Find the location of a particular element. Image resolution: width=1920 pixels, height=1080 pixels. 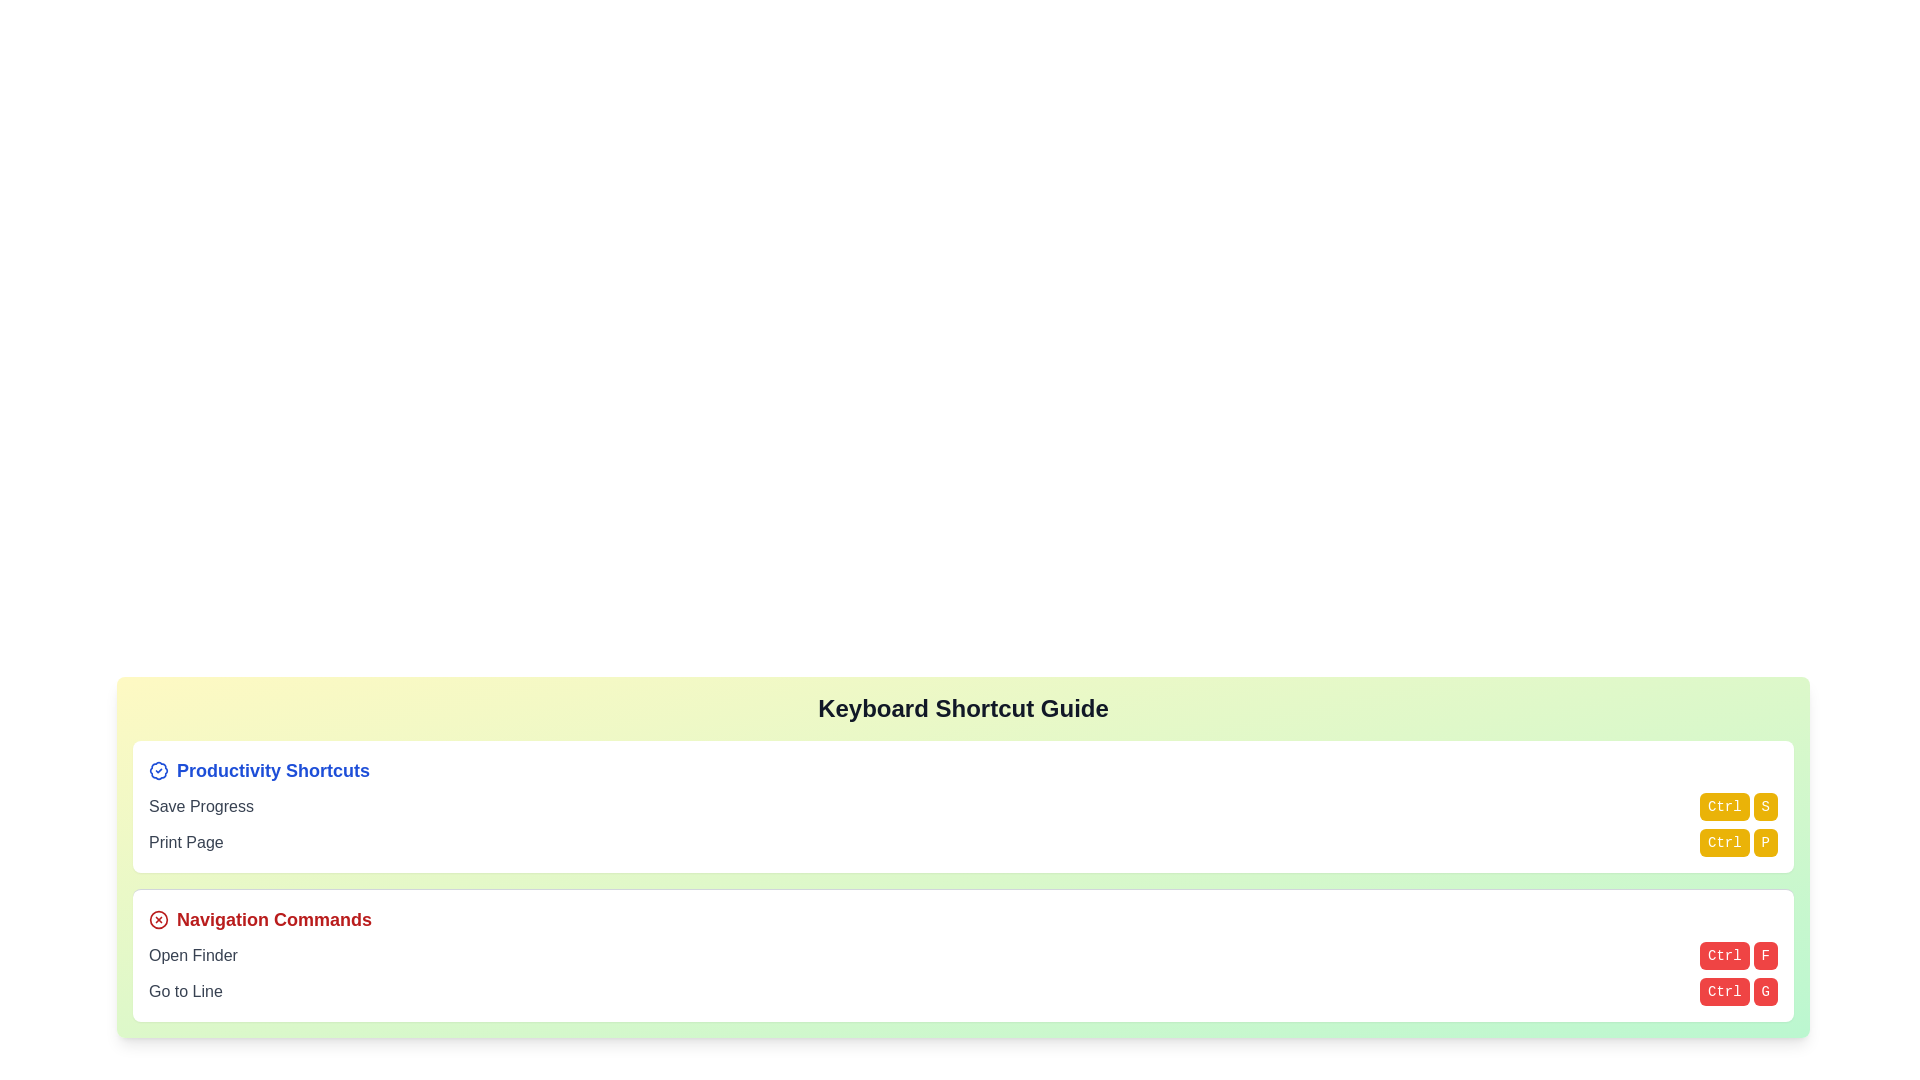

the button-like label indicating the 'P' key, which is the second element in the 'Productivity Shortcuts' section is located at coordinates (1765, 843).